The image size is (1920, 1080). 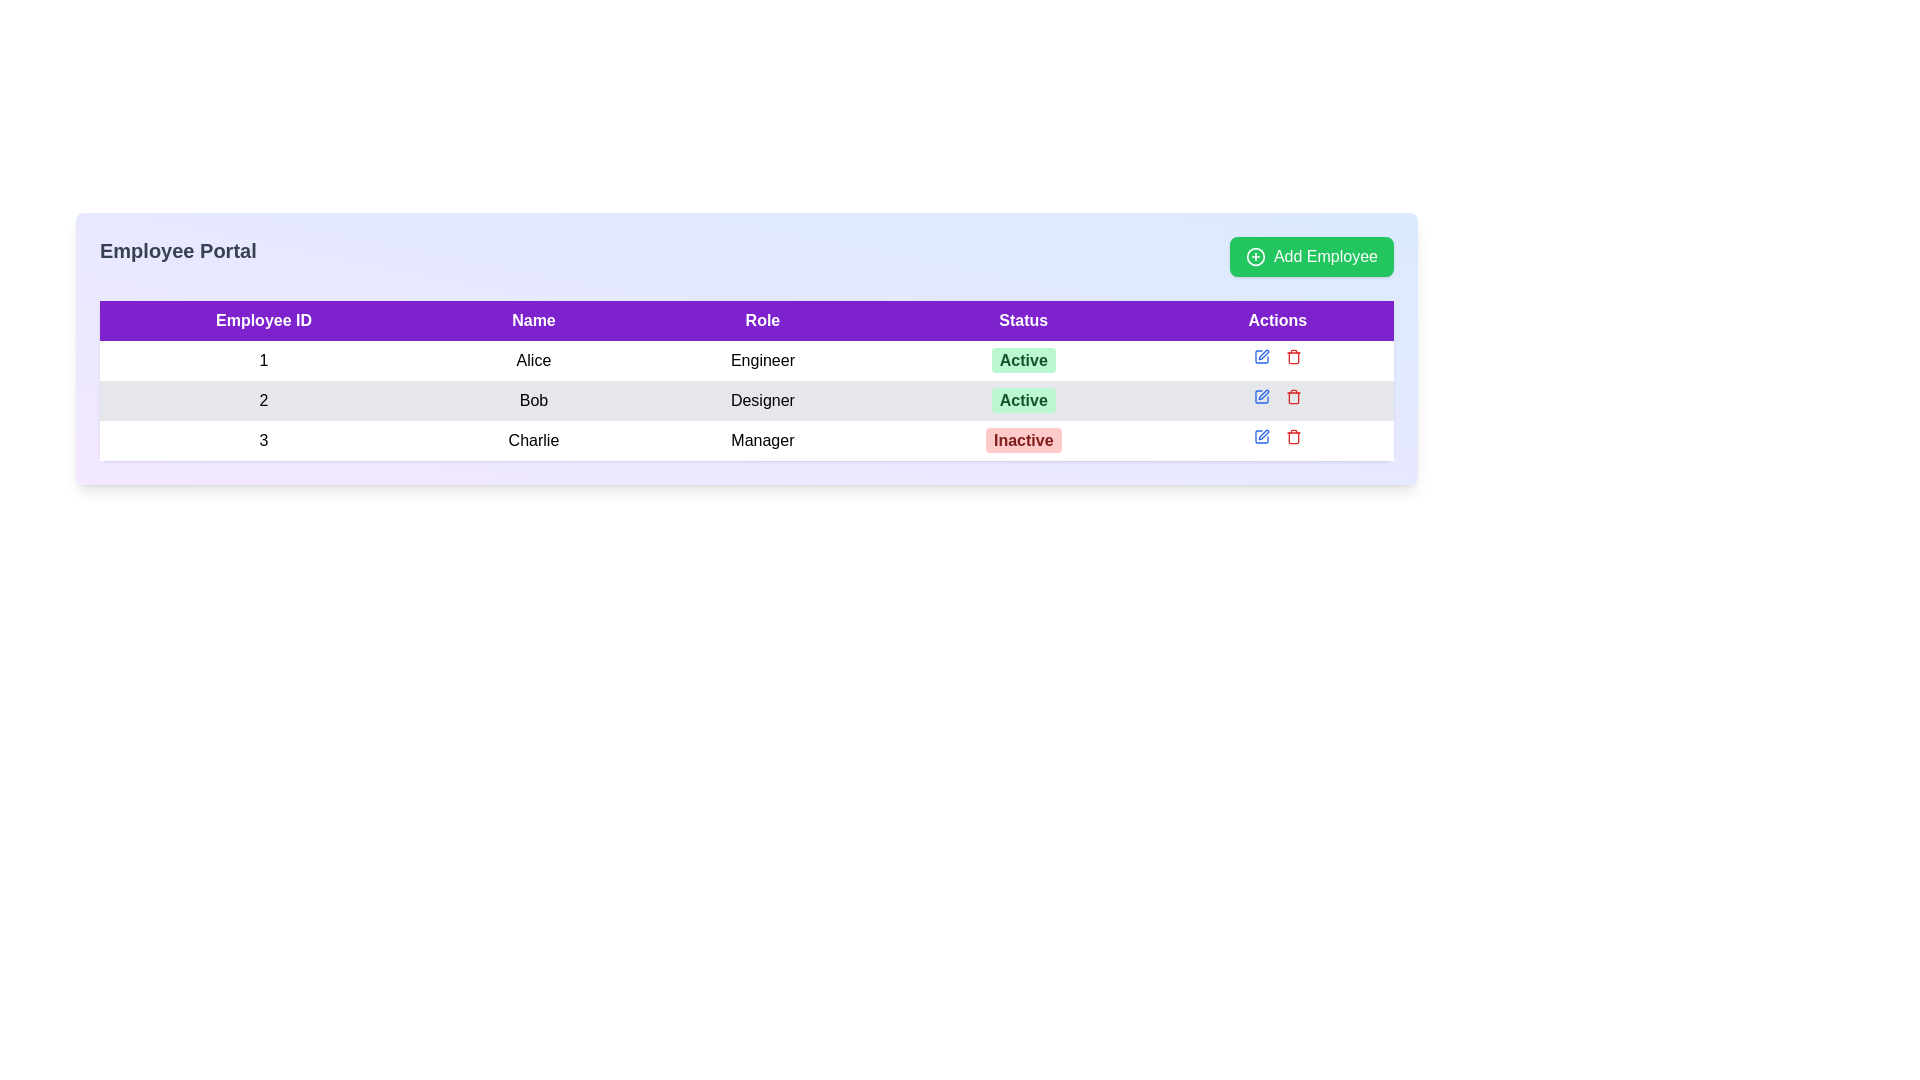 I want to click on the 'Active' status indicator badge with a green background in the 'Status' column of the 'Employee Portal' table, corresponding to Alice, an Engineer, so click(x=1023, y=361).